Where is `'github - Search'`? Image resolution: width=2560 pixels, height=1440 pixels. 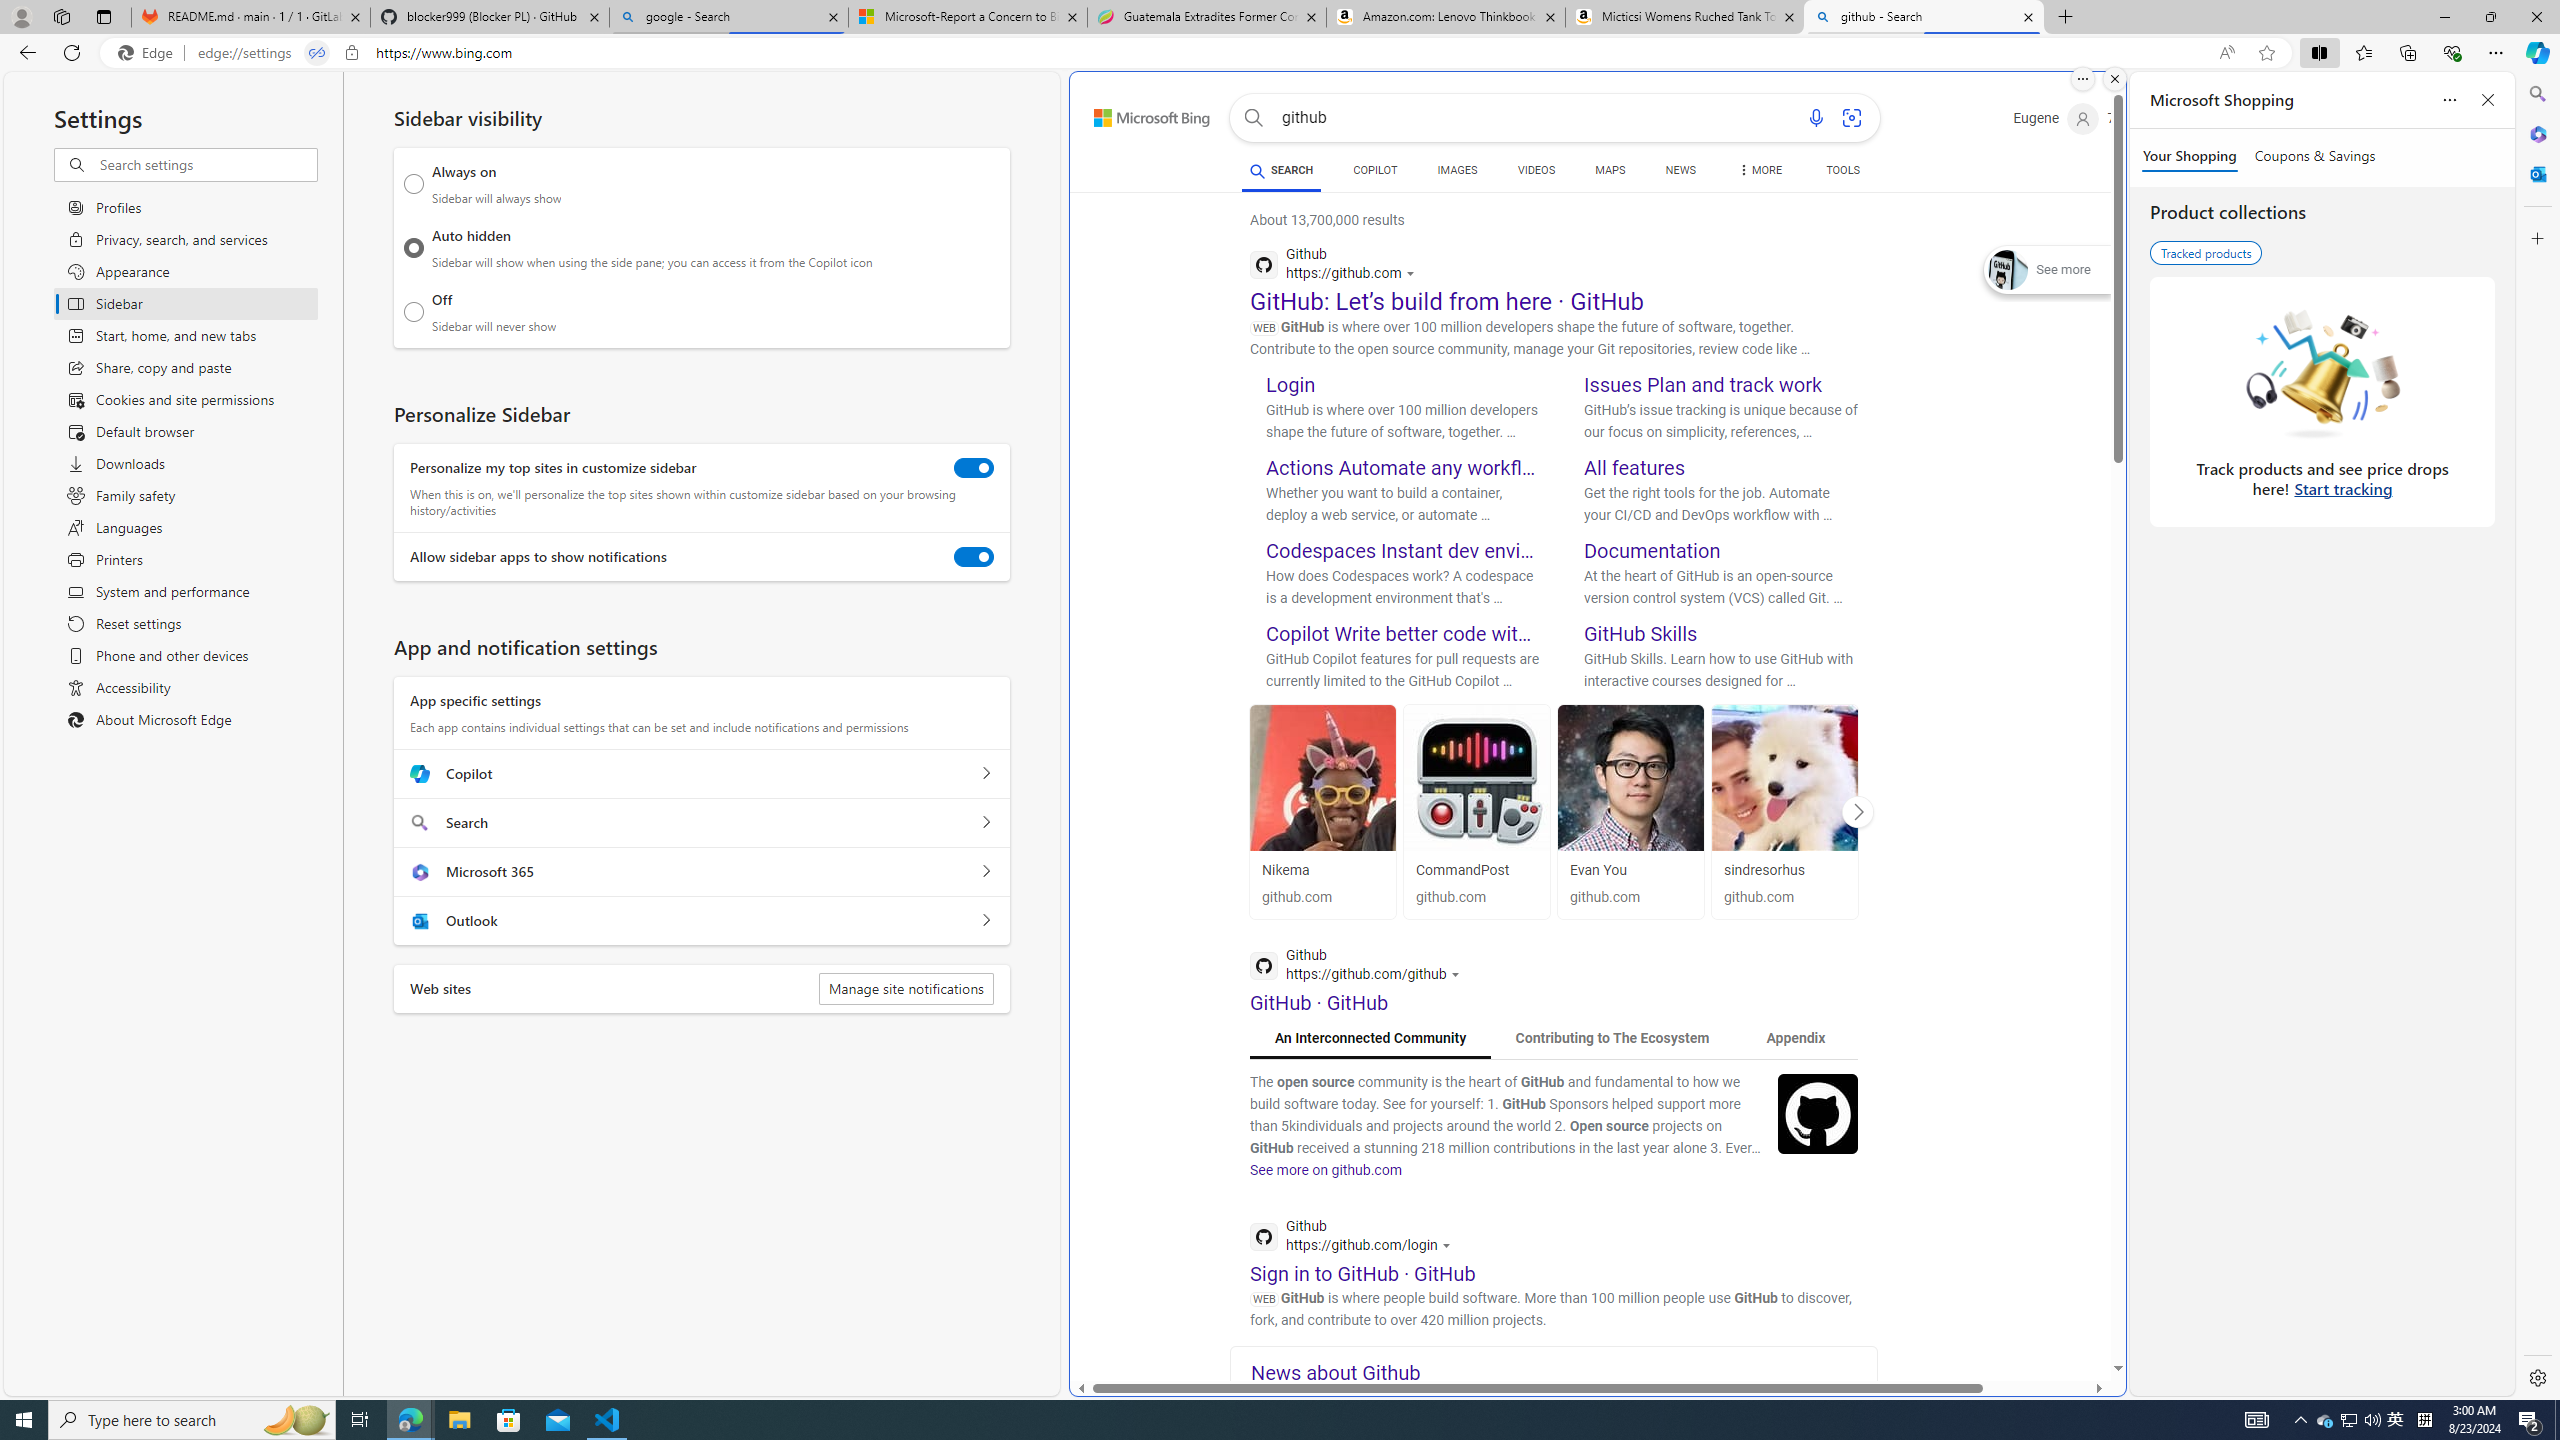 'github - Search' is located at coordinates (1924, 16).